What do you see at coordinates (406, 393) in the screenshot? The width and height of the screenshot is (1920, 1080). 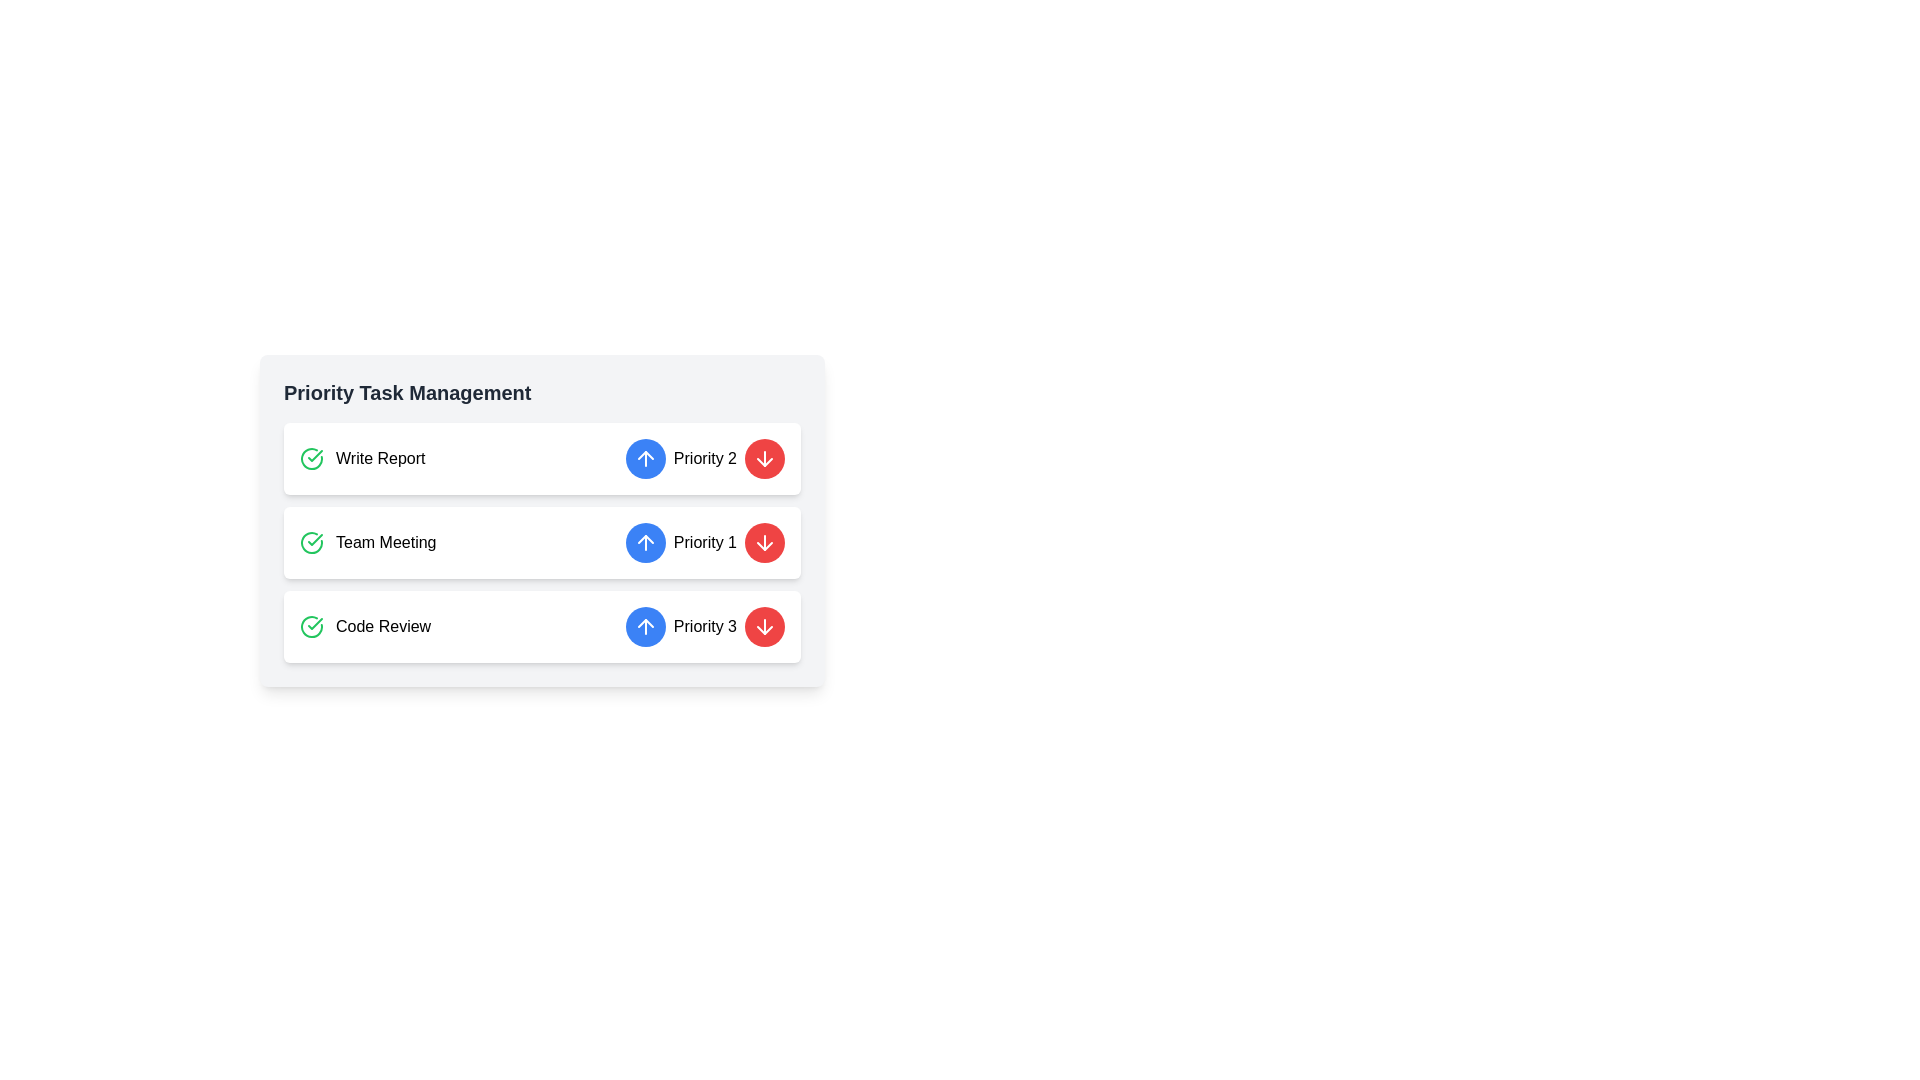 I see `text label 'Priority Task Management' which is a bold header positioned at the top of the task management card component` at bounding box center [406, 393].